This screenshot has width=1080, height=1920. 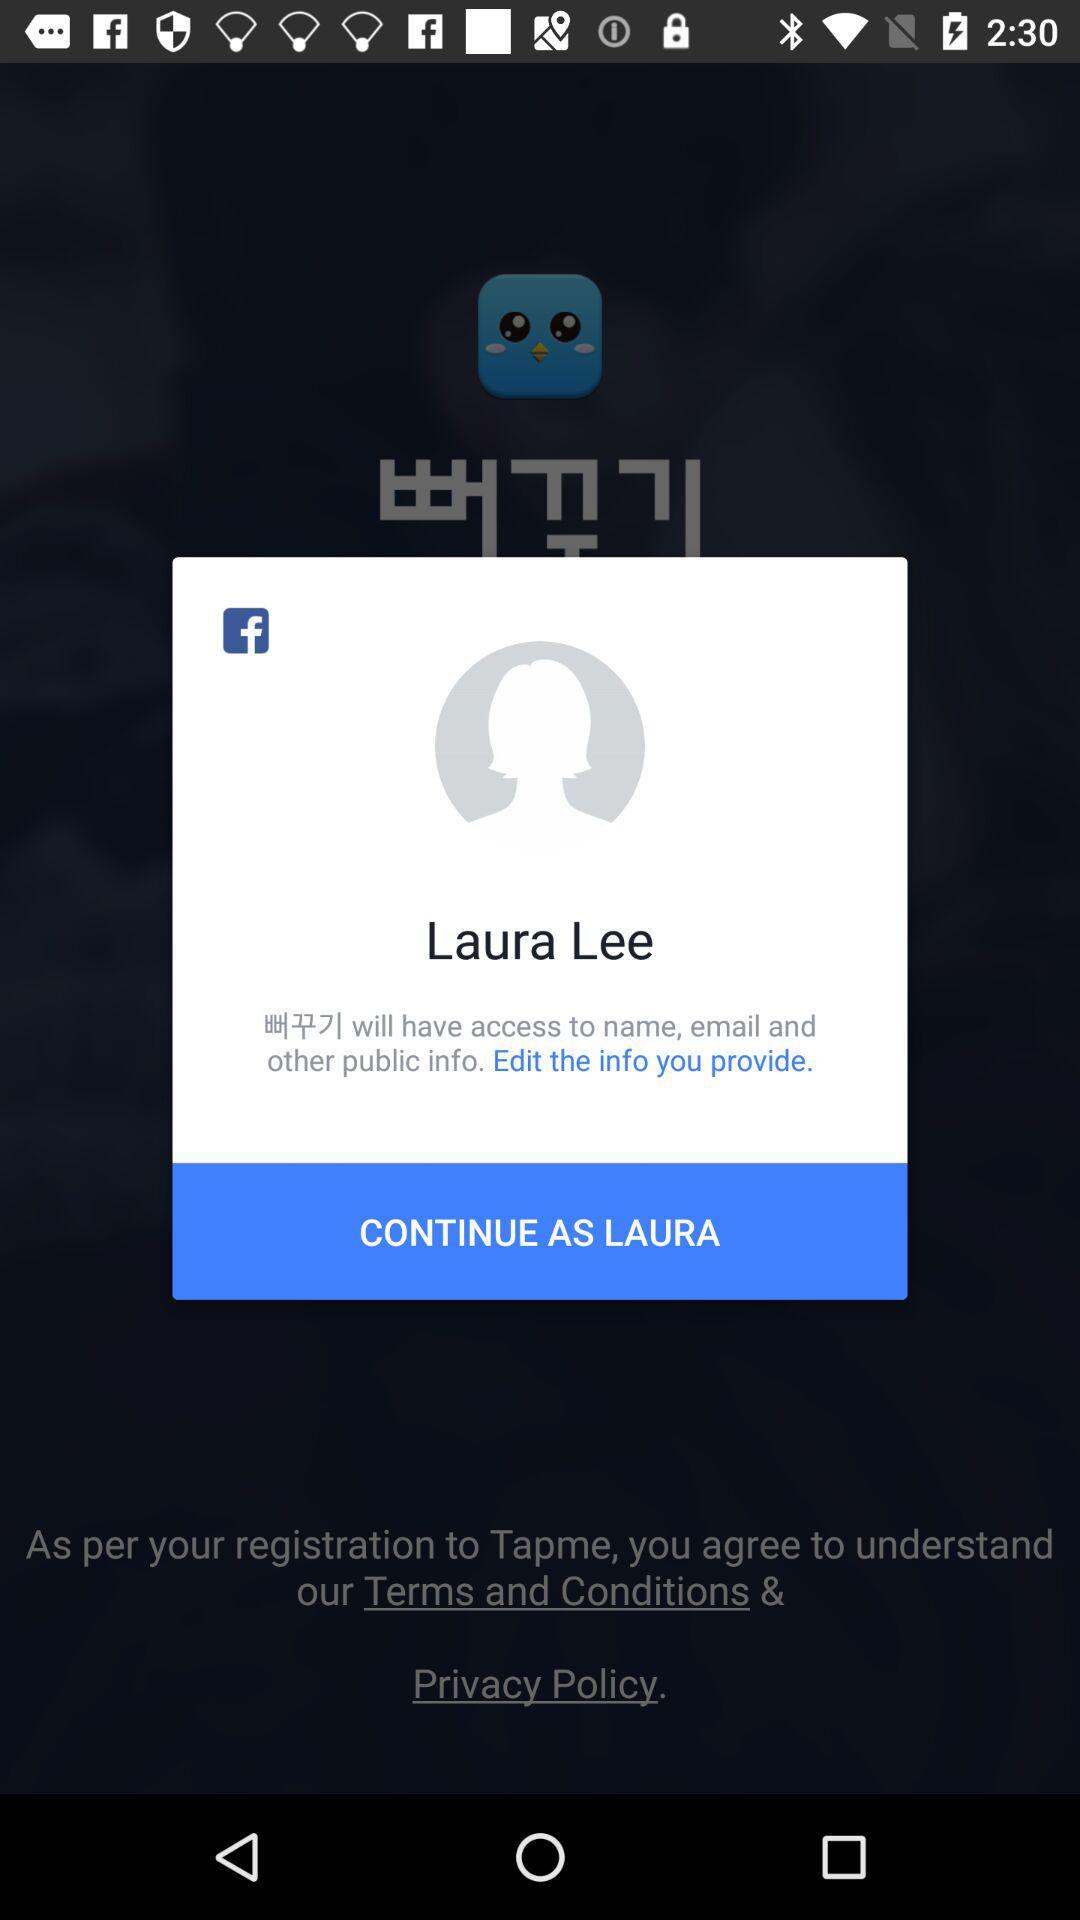 What do you see at coordinates (540, 1041) in the screenshot?
I see `icon above the continue as laura item` at bounding box center [540, 1041].